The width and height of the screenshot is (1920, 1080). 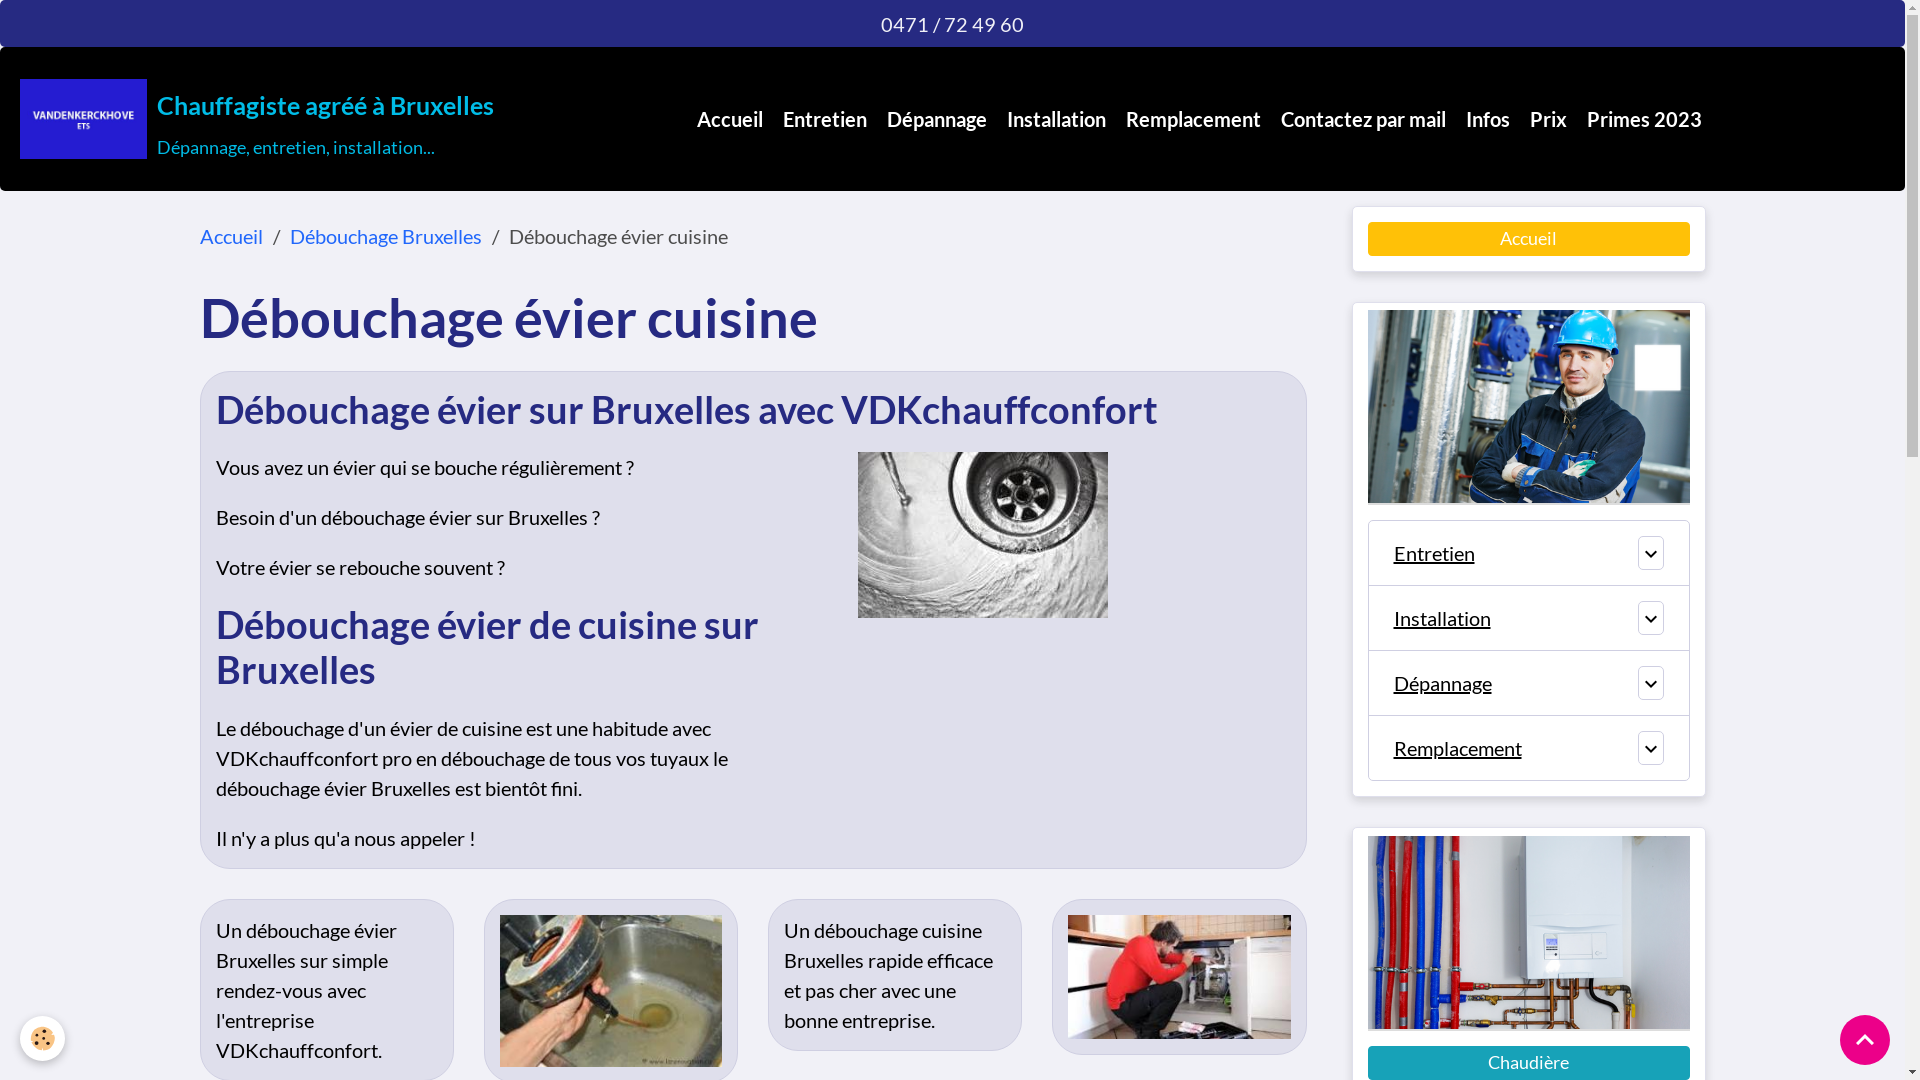 I want to click on 'Infos', so click(x=1488, y=119).